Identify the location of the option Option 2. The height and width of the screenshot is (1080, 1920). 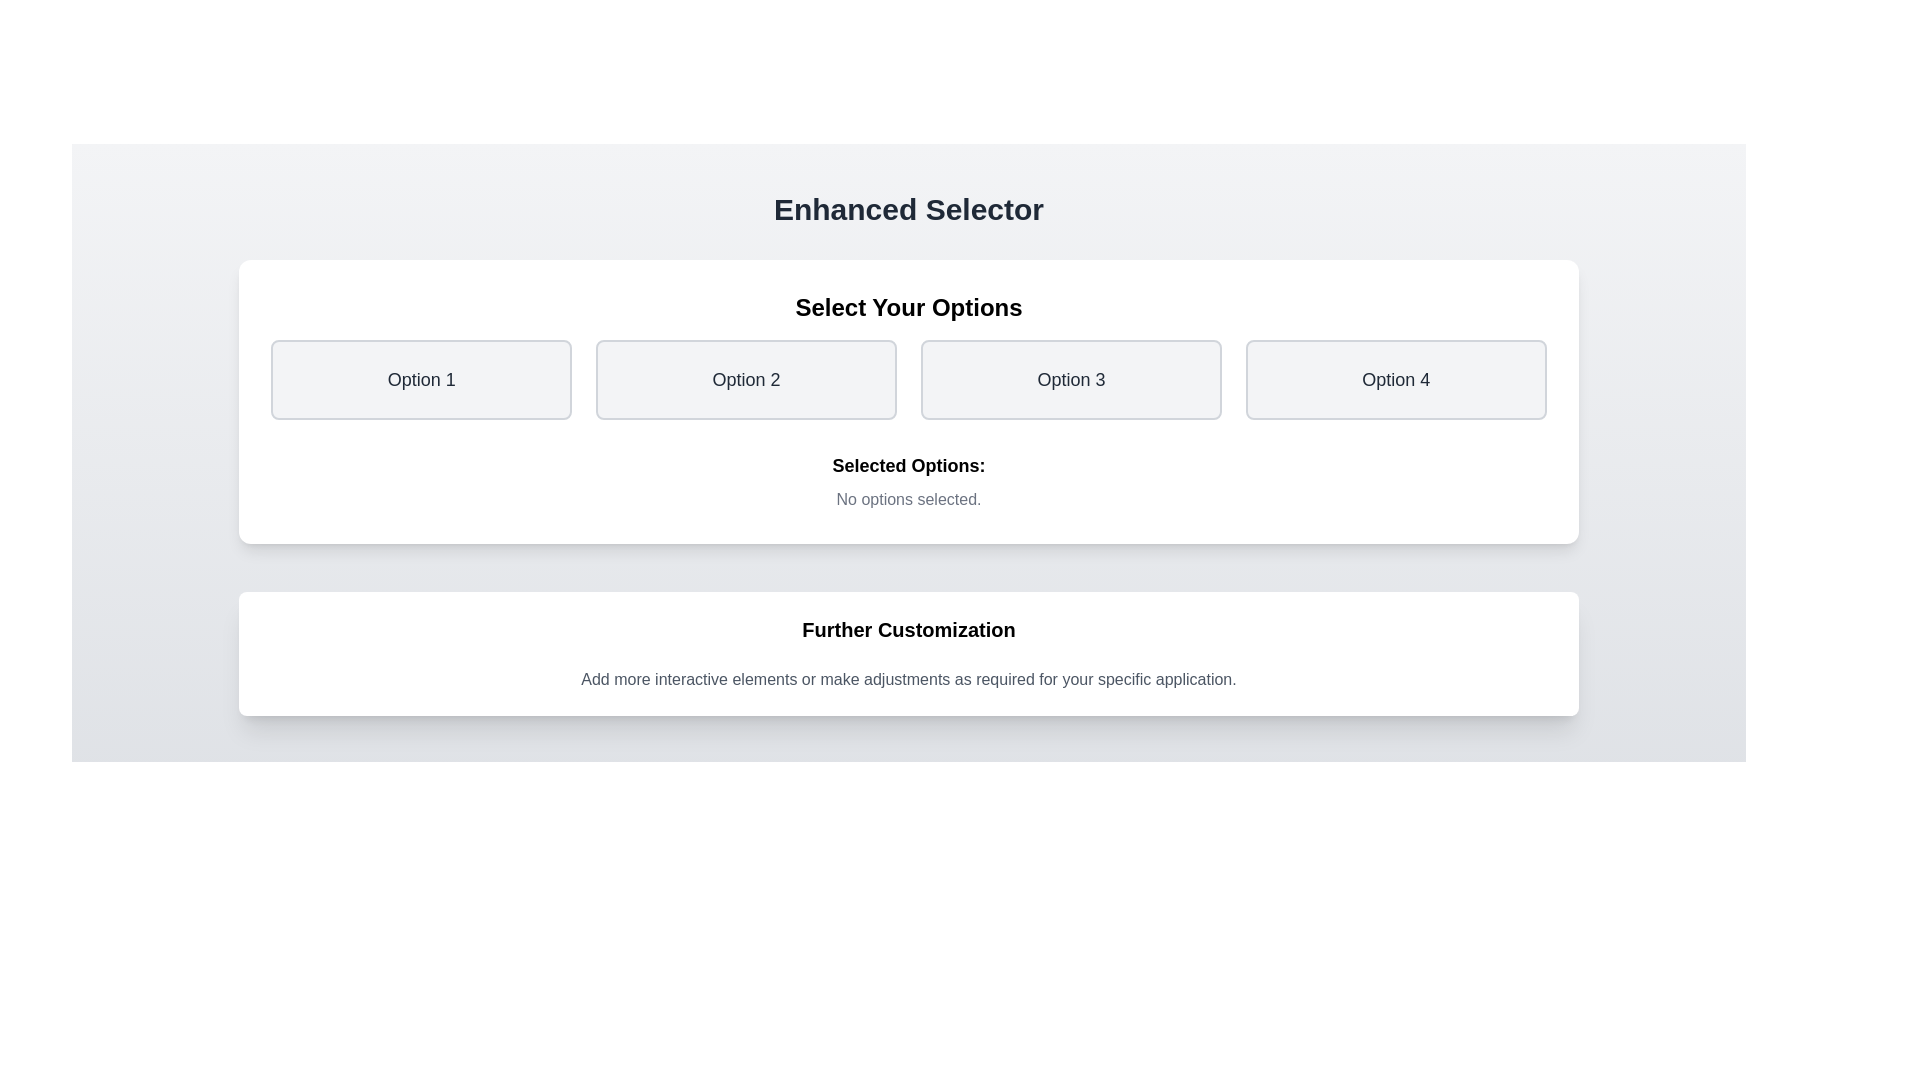
(745, 380).